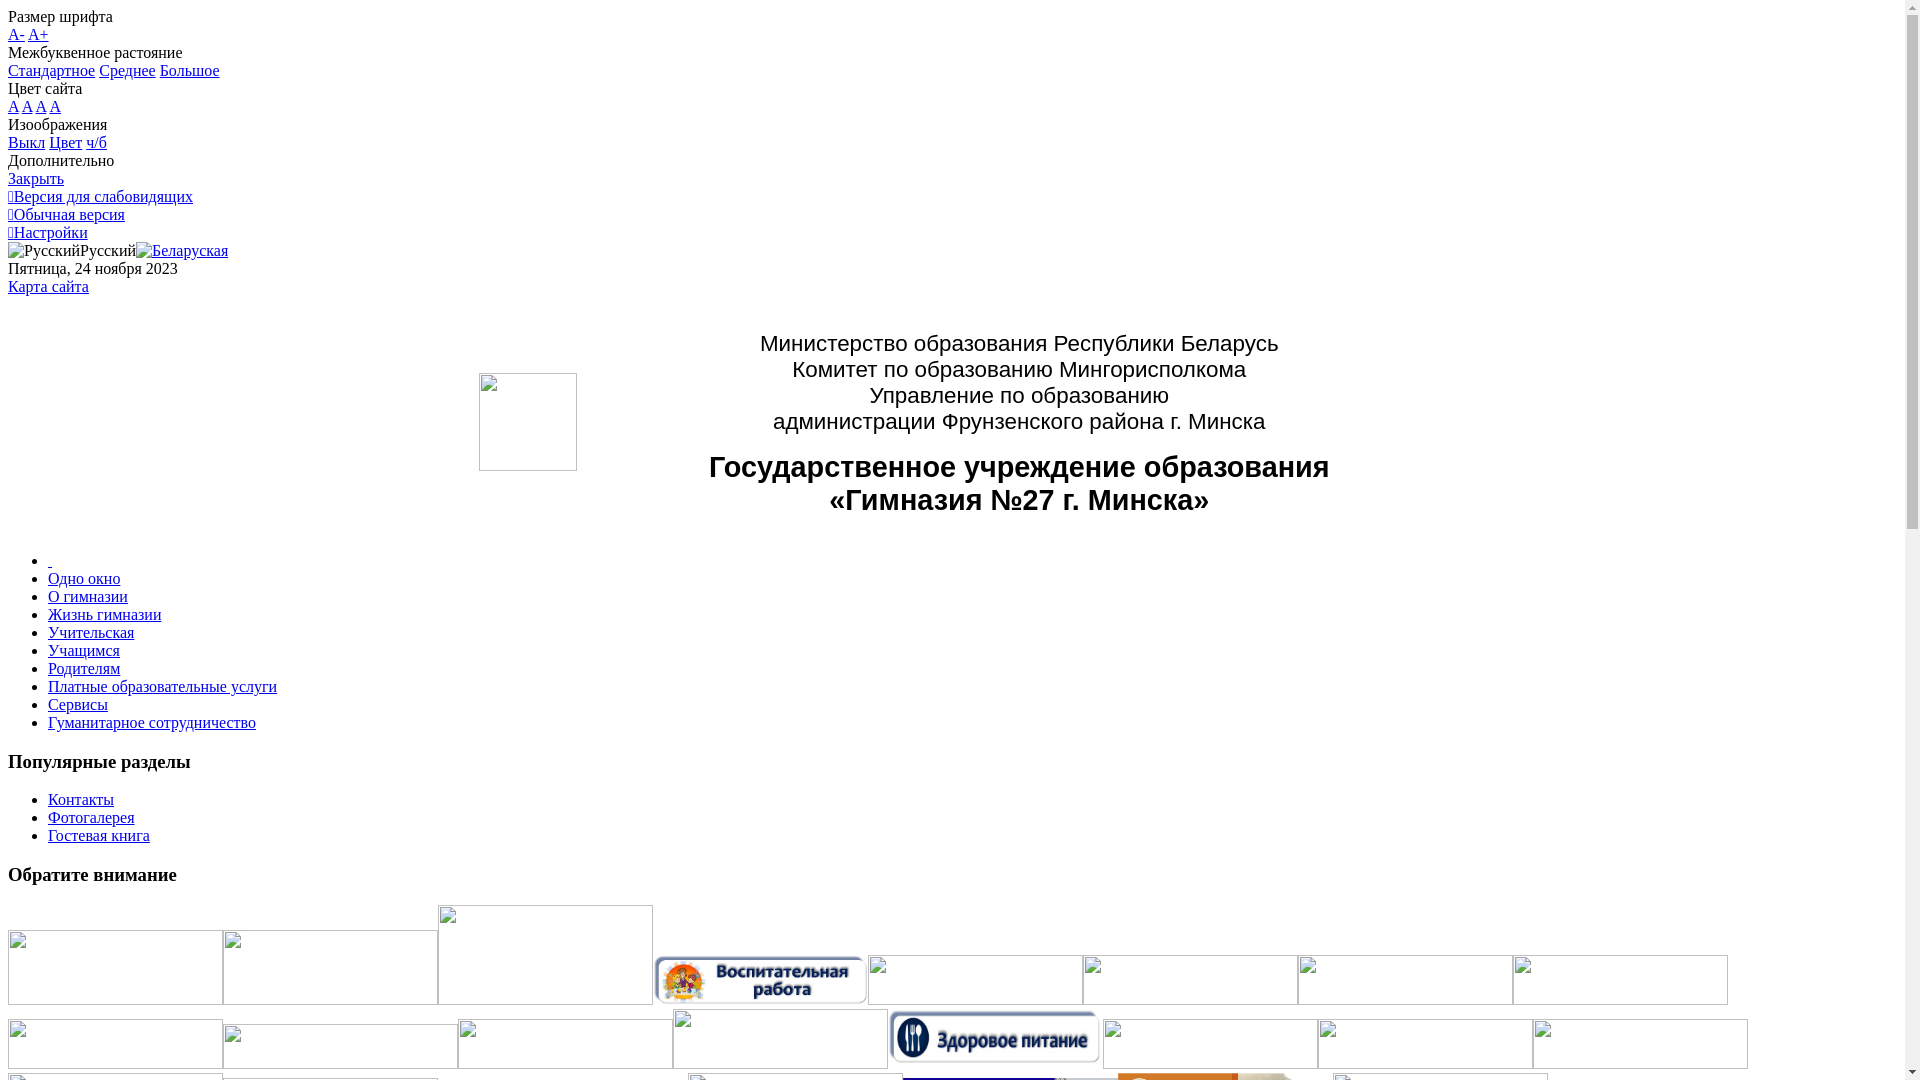  What do you see at coordinates (13, 106) in the screenshot?
I see `'A'` at bounding box center [13, 106].